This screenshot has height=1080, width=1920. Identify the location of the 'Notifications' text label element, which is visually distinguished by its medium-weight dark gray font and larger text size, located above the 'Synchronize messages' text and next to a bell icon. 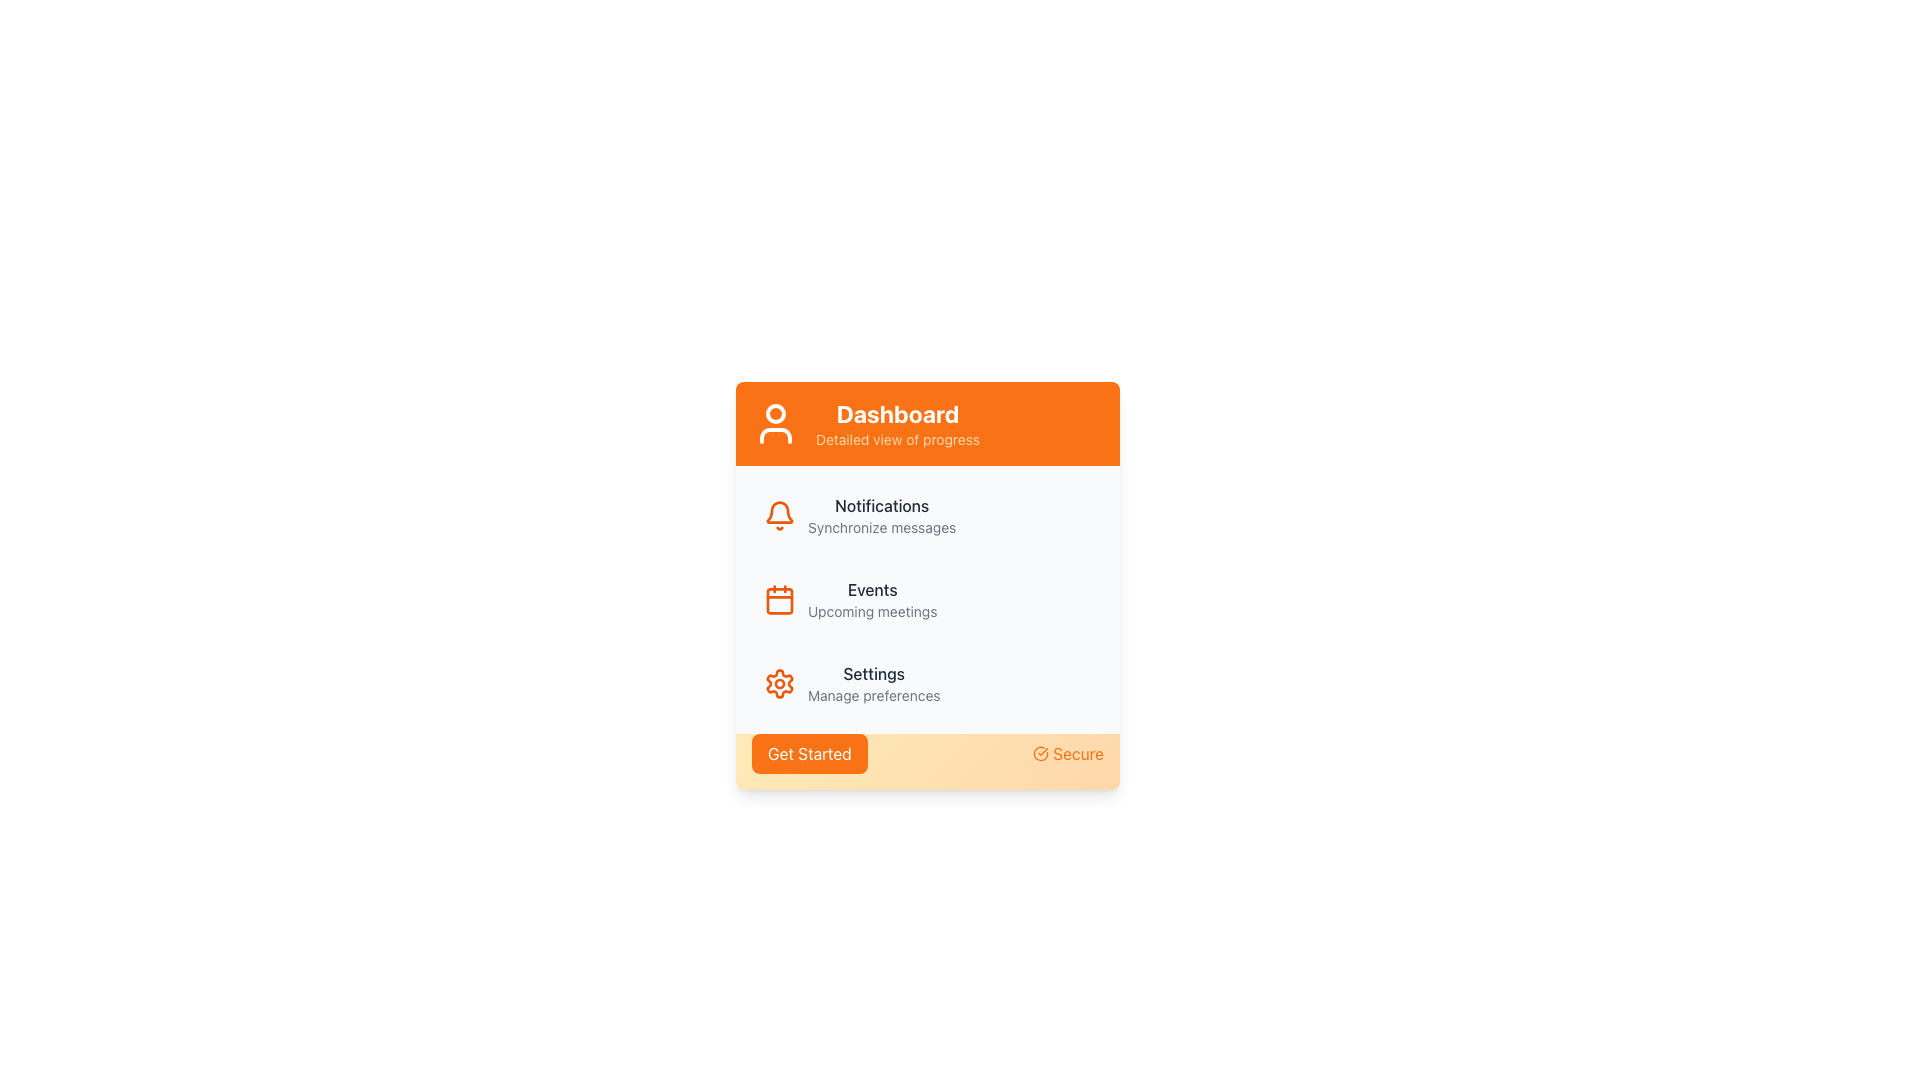
(881, 504).